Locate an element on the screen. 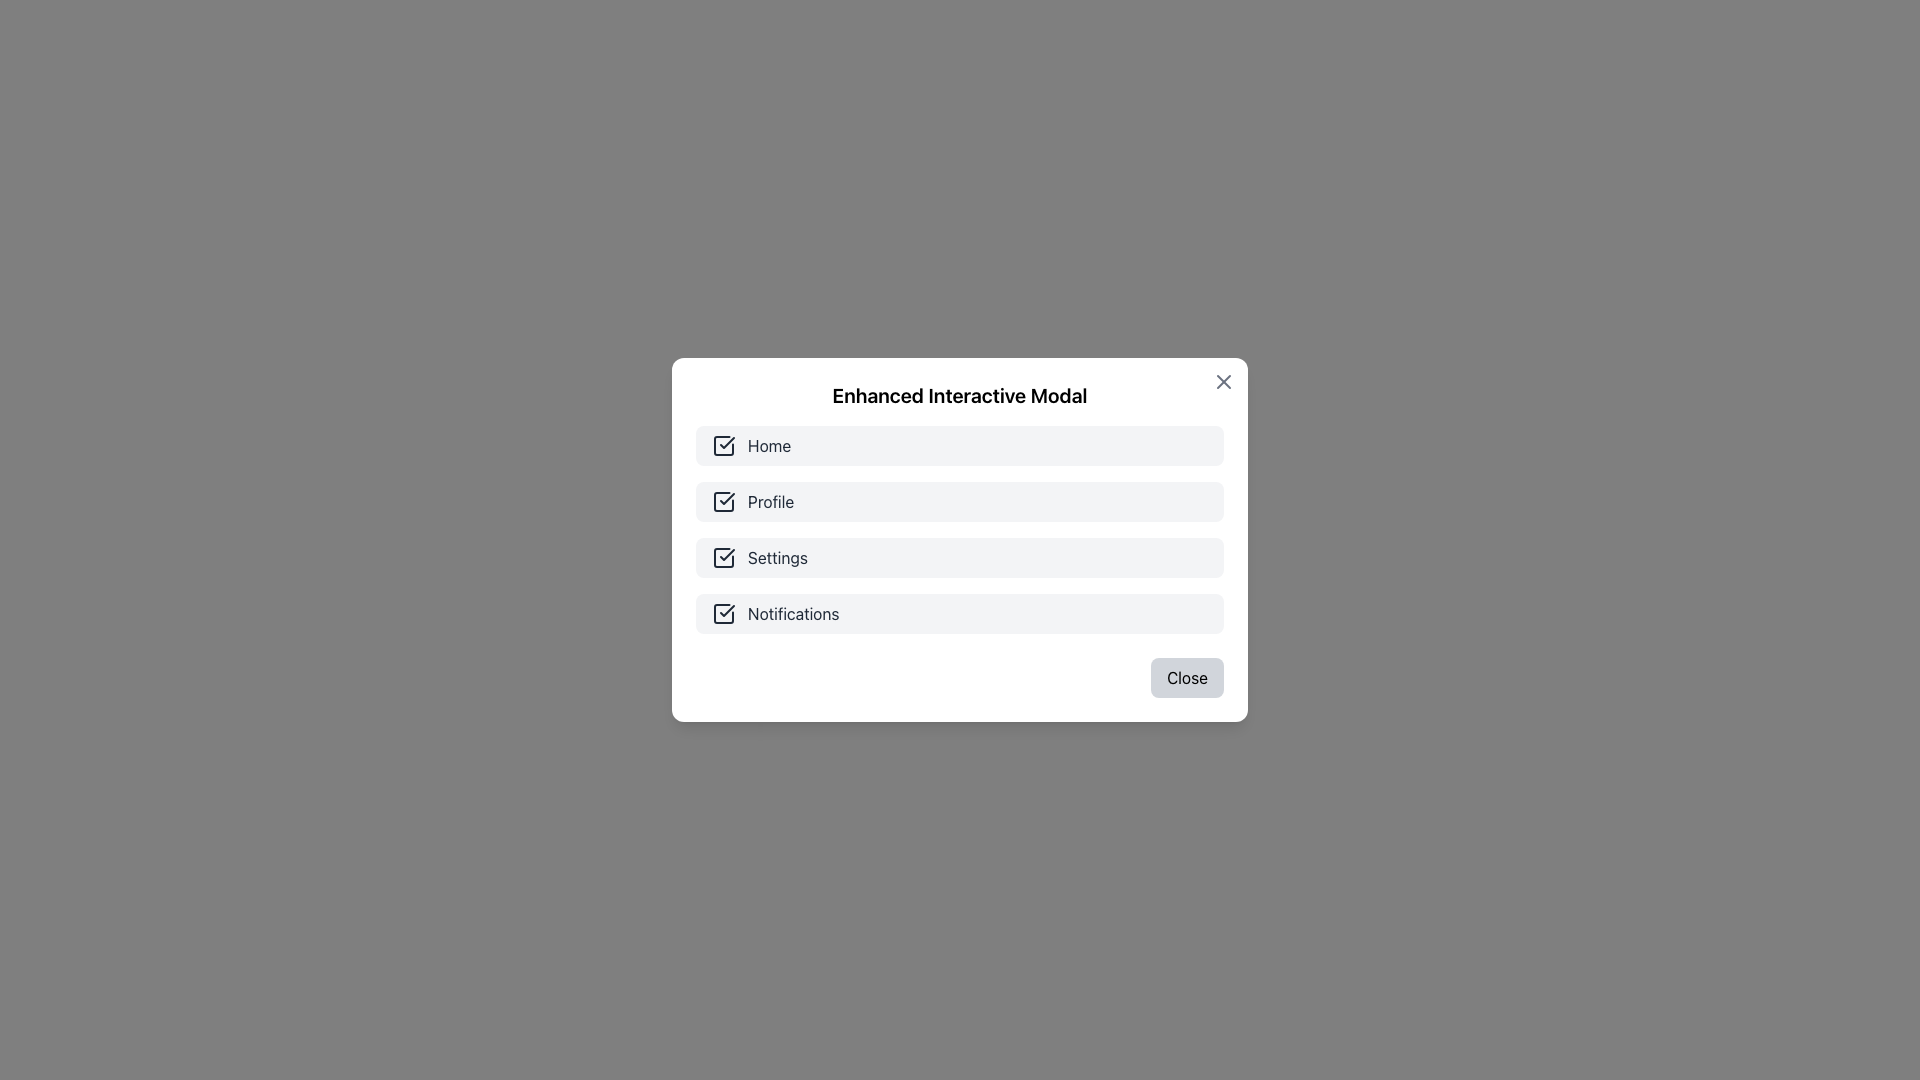  the Checkbox icon indicating the selected state for the 'Profile' option is located at coordinates (723, 500).